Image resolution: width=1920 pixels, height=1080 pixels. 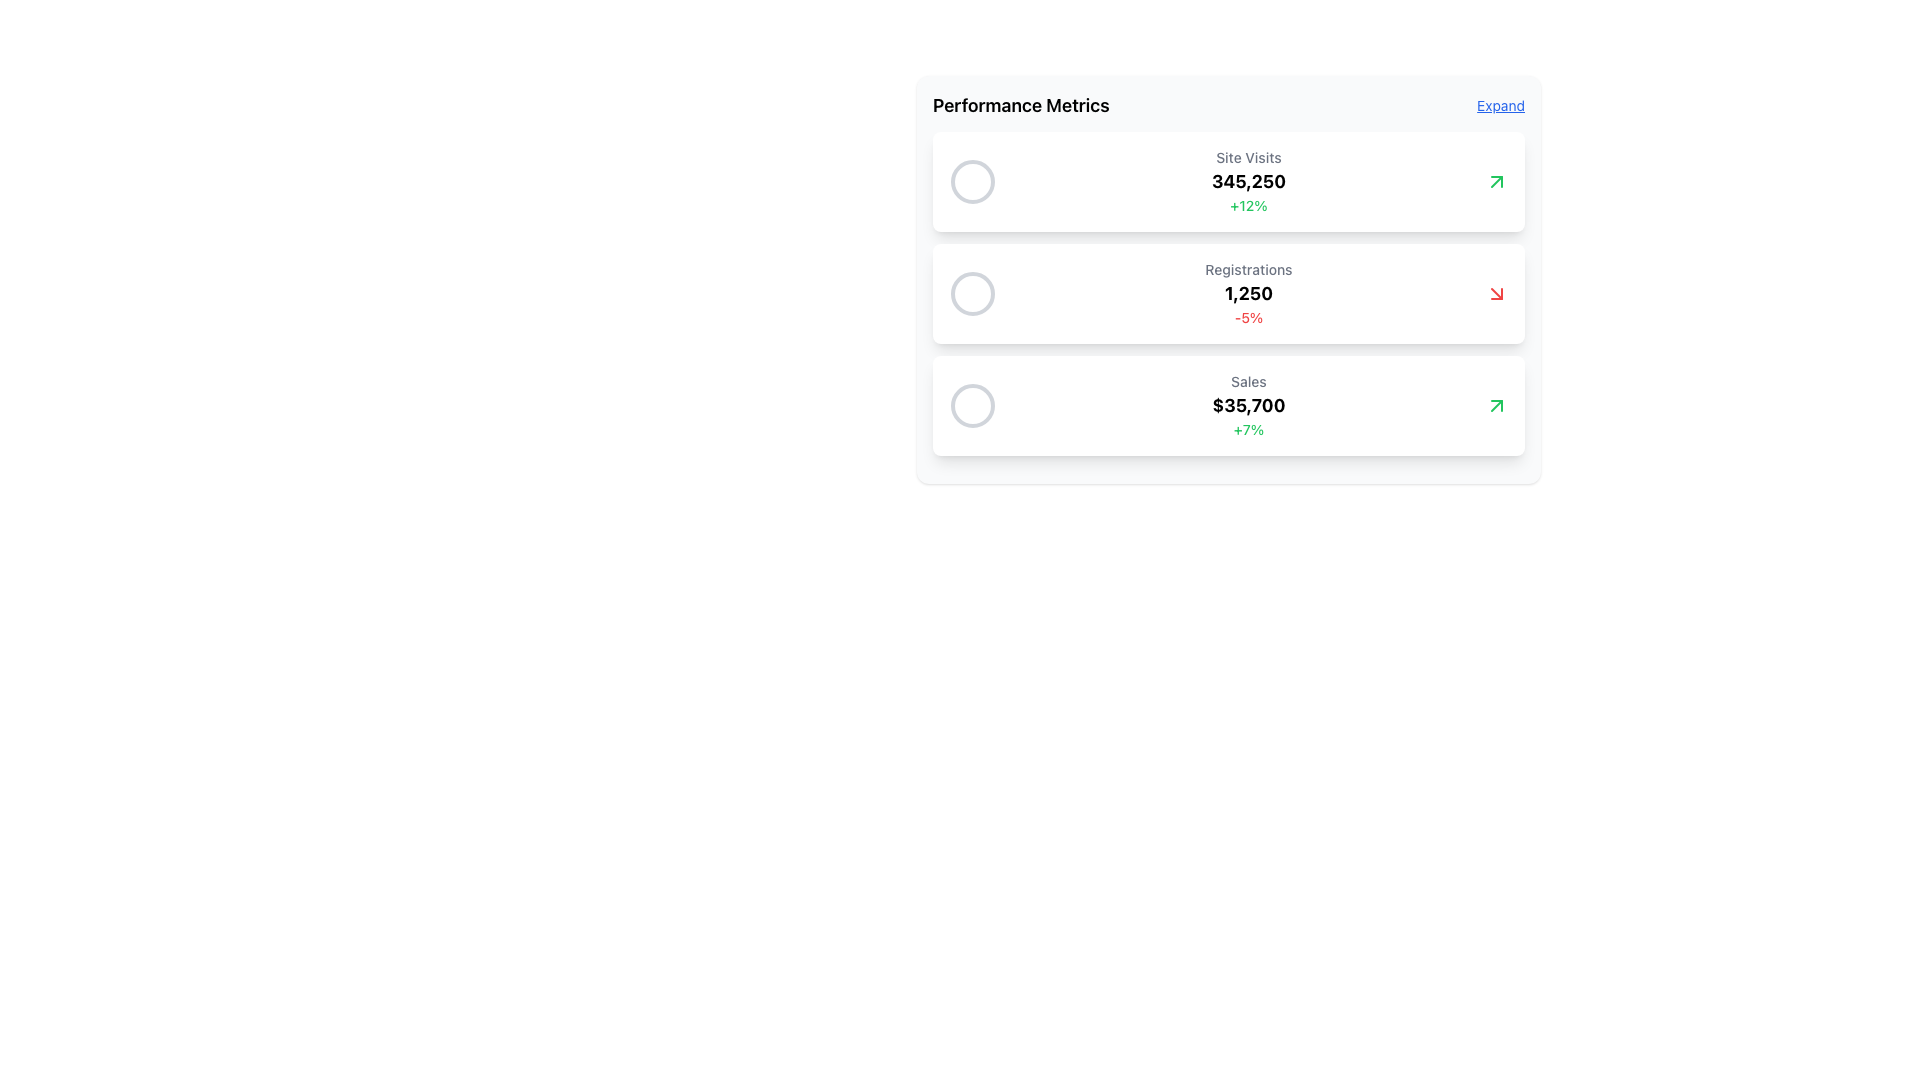 What do you see at coordinates (1497, 181) in the screenshot?
I see `the vector graphic arrow icon that represents an upward trend, located within the SVG element associated with the 'Sales' label and positioned to the right of the value '$35,700'` at bounding box center [1497, 181].